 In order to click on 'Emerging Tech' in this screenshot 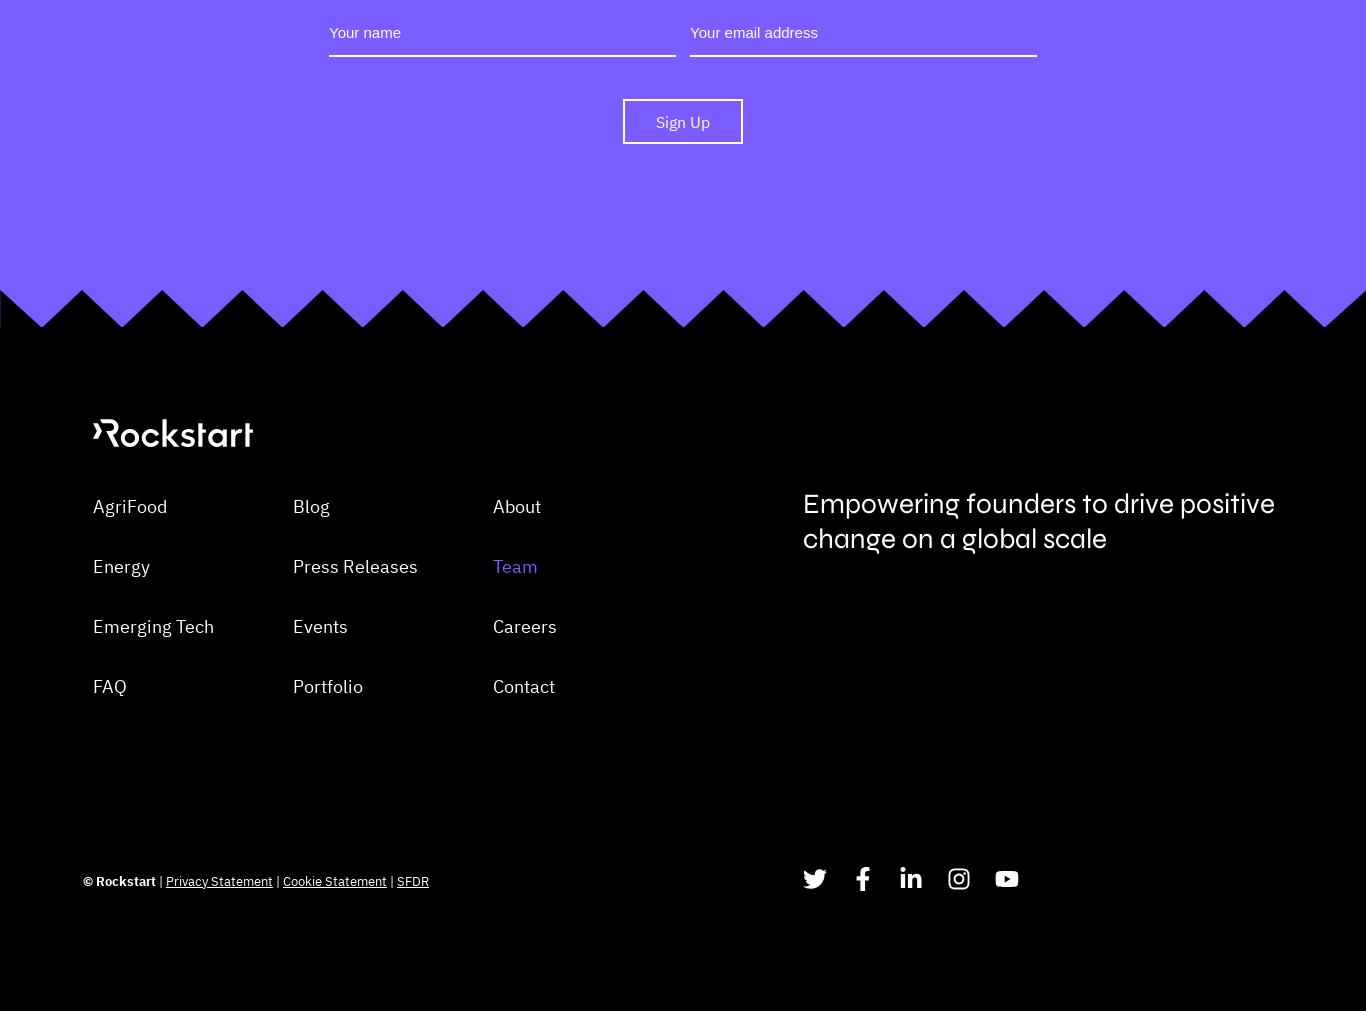, I will do `click(152, 724)`.